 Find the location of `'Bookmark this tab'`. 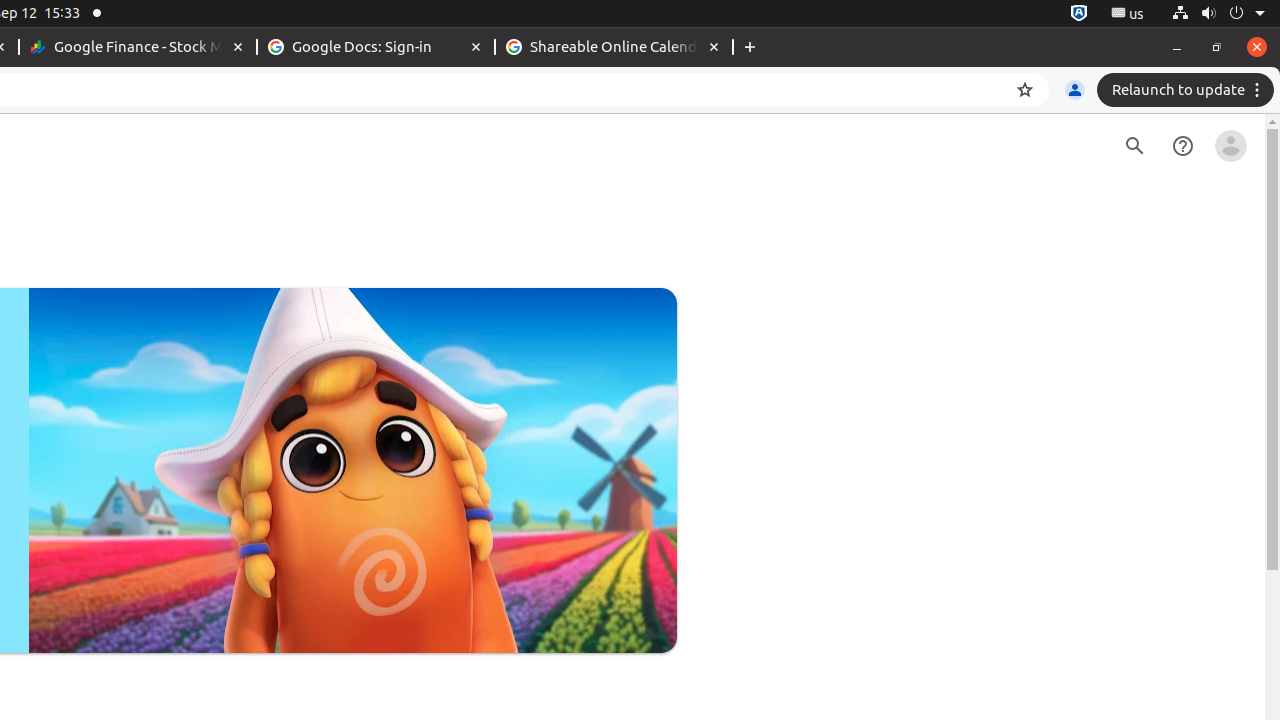

'Bookmark this tab' is located at coordinates (1025, 90).